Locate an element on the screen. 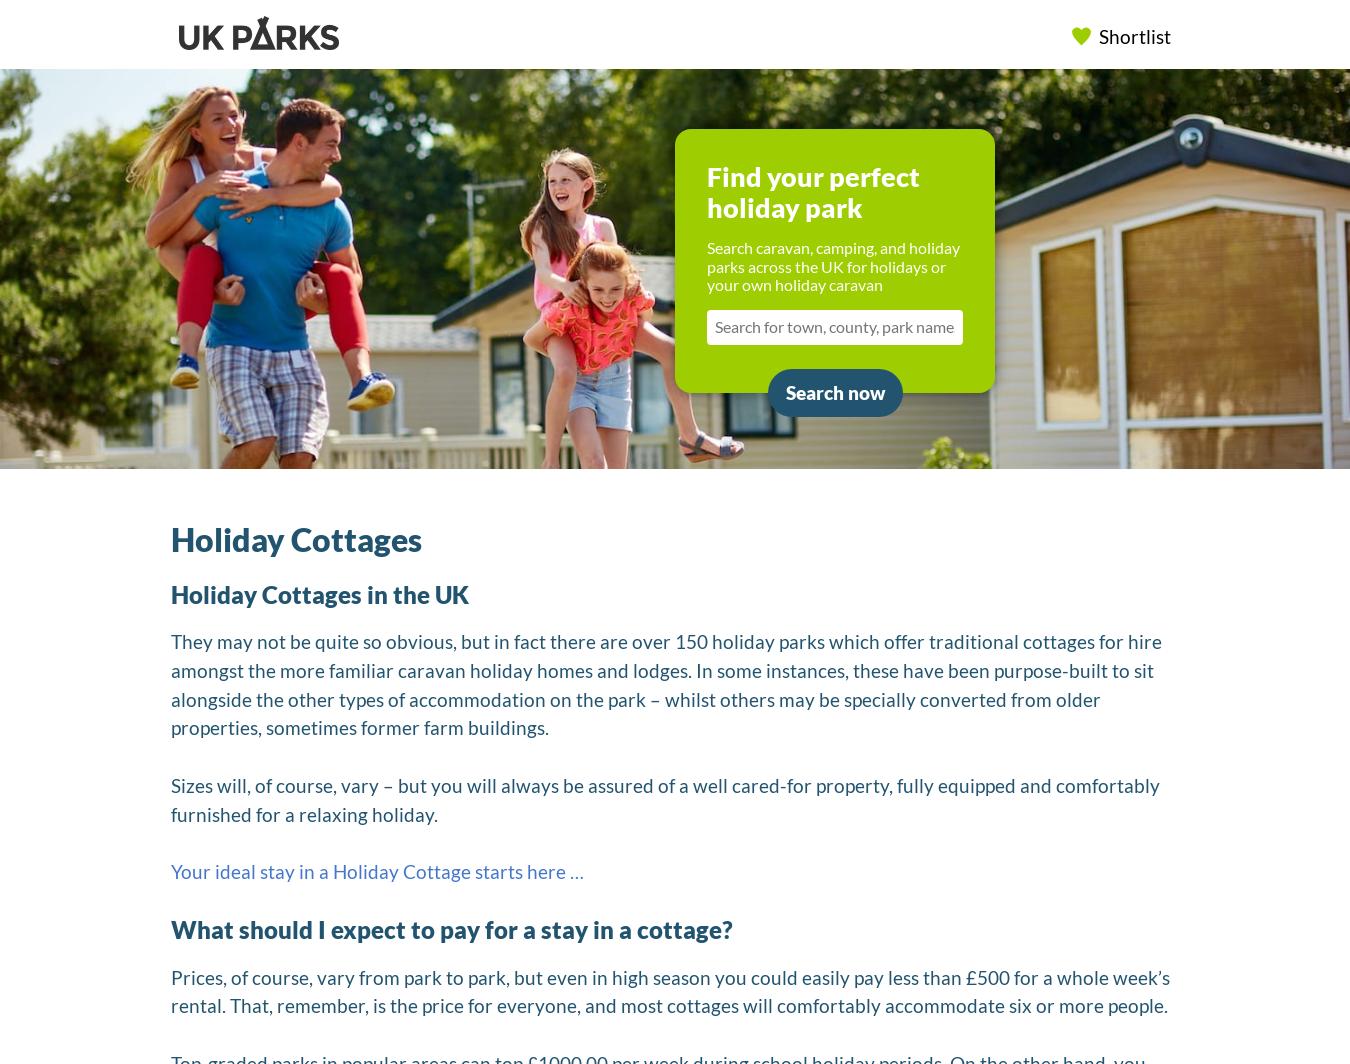  'Sizes will, of course, vary – but you will always be assured of a well cared-for property, fully equipped and comfortably furnished for a relaxing holiday.' is located at coordinates (665, 799).